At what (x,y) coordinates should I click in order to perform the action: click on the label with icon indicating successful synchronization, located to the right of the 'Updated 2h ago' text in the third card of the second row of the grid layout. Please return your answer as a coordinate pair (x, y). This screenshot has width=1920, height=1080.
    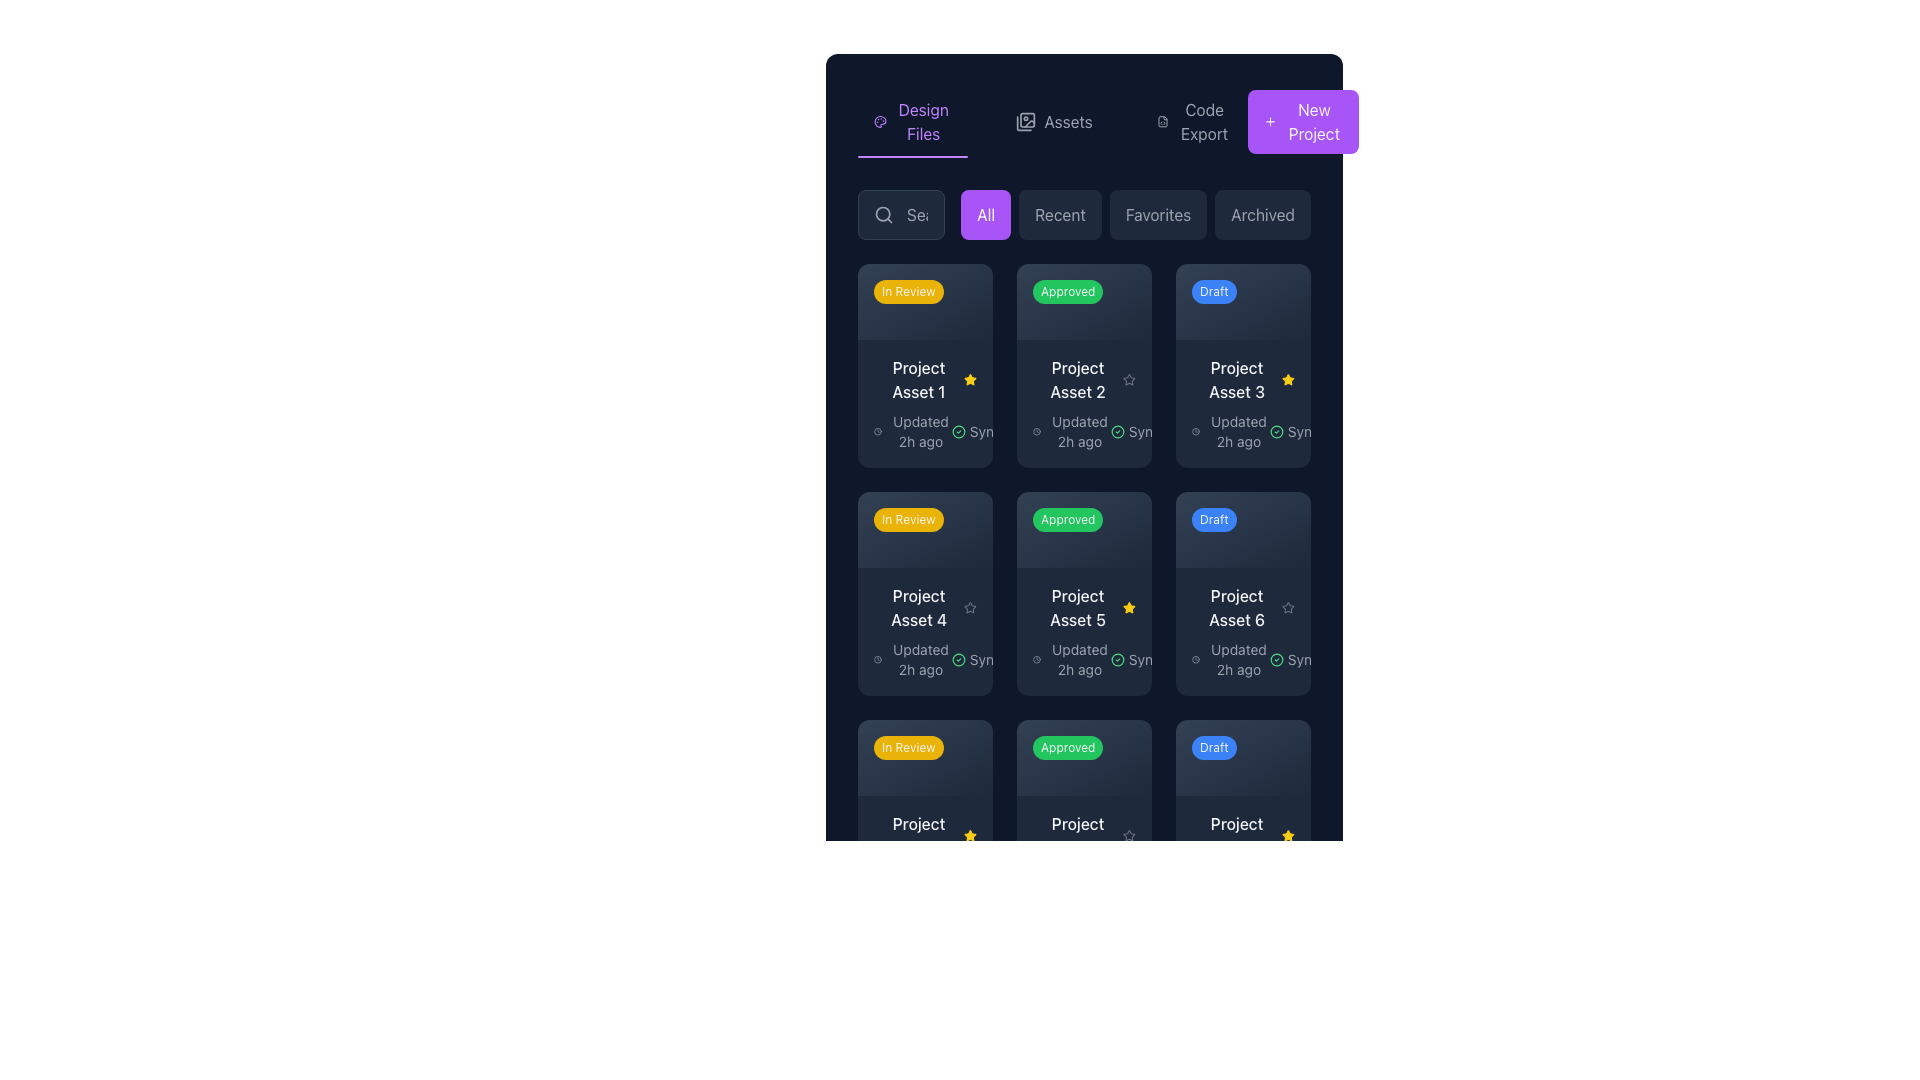
    Looking at the image, I should click on (1302, 659).